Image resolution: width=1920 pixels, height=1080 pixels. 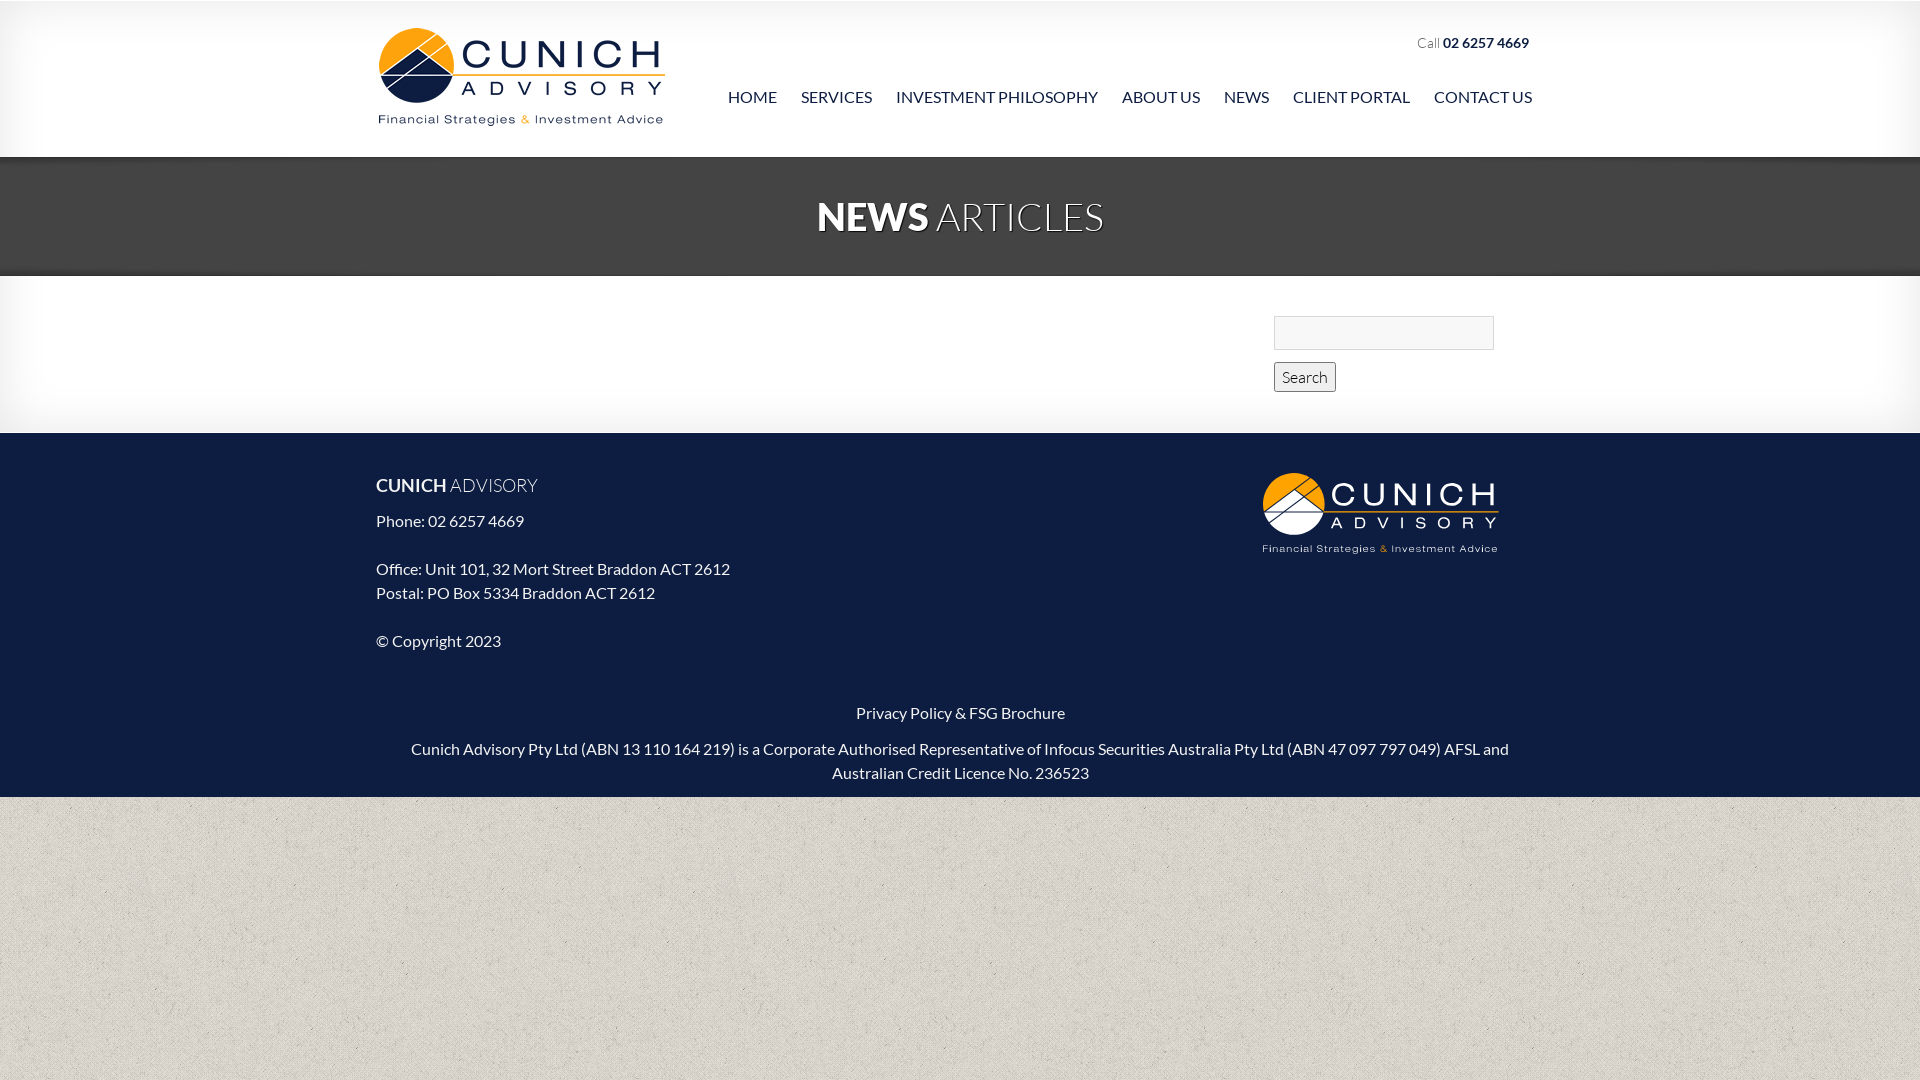 What do you see at coordinates (1351, 82) in the screenshot?
I see `'CLIENT PORTAL'` at bounding box center [1351, 82].